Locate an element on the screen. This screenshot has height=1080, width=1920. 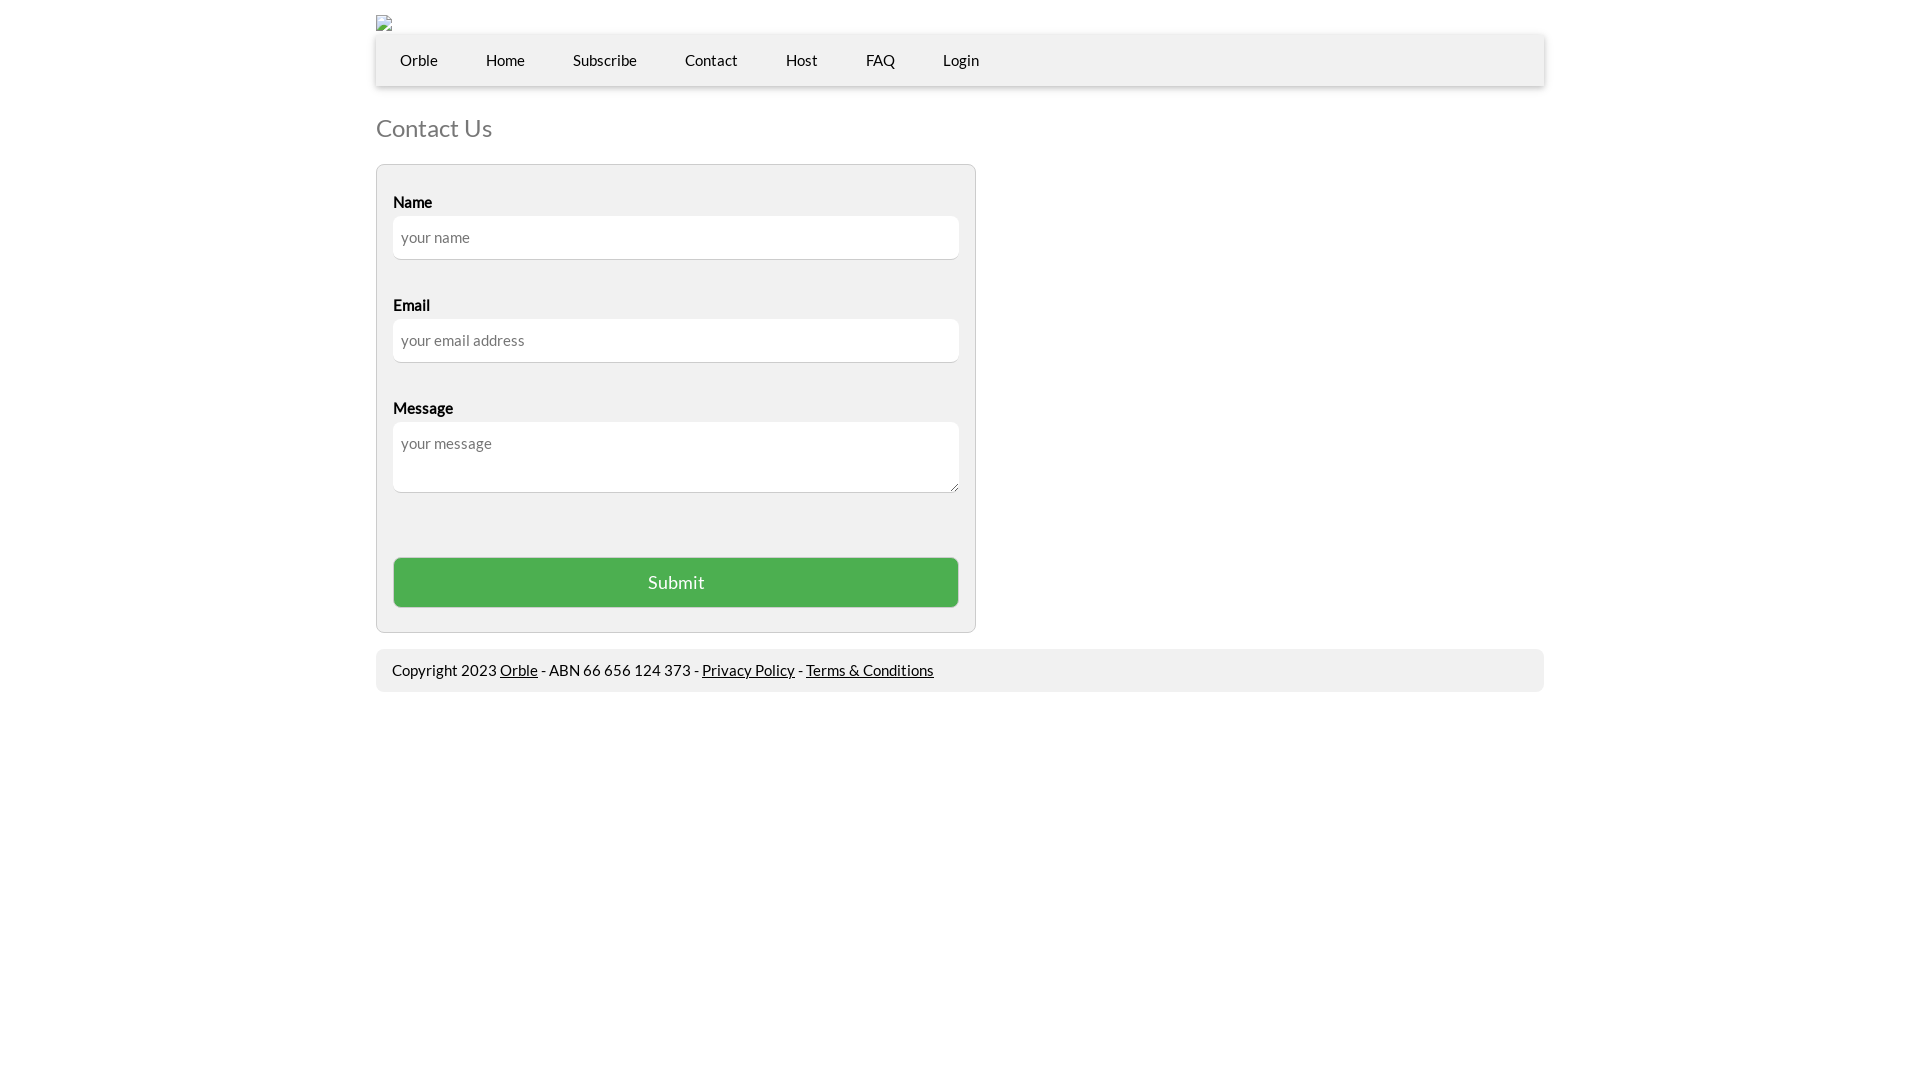
'FAQ' is located at coordinates (880, 59).